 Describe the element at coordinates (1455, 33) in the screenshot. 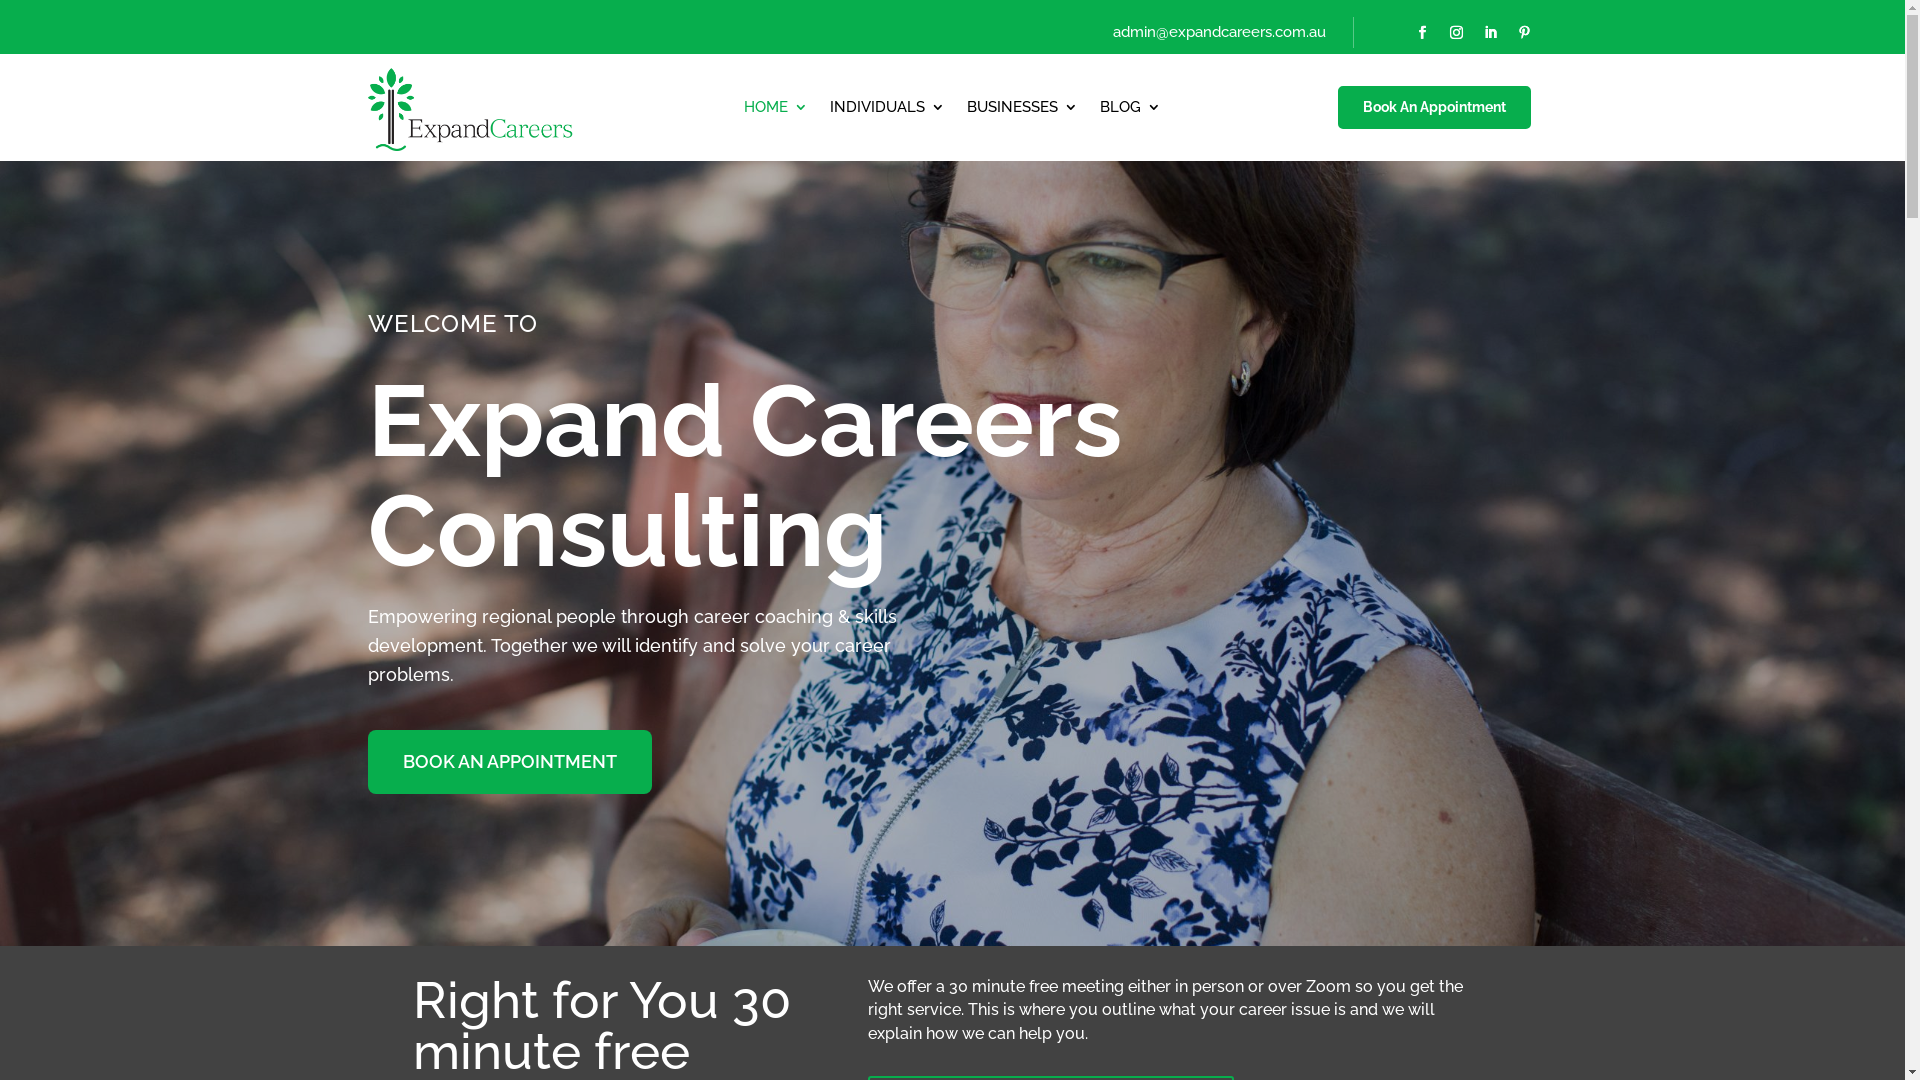

I see `'Follow on Instagram'` at that location.